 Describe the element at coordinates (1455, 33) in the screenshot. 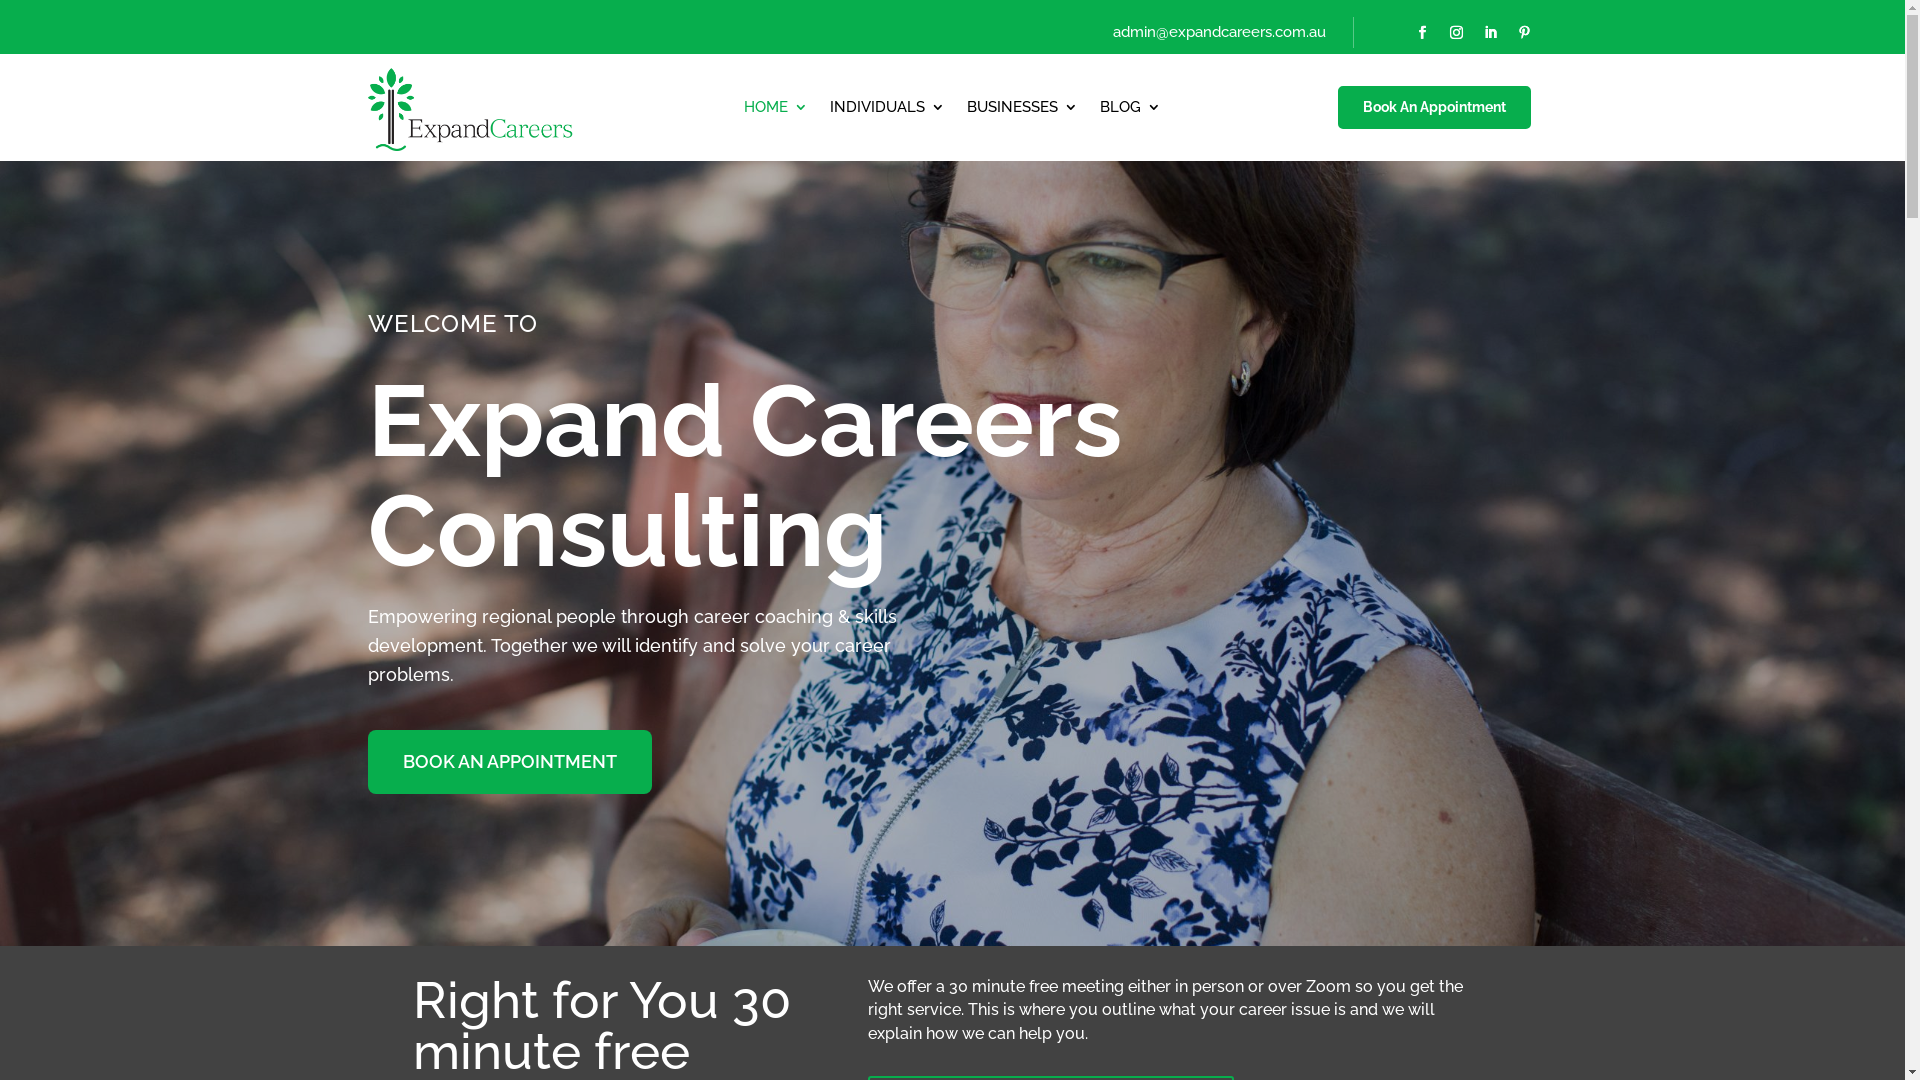

I see `'Follow on Instagram'` at that location.